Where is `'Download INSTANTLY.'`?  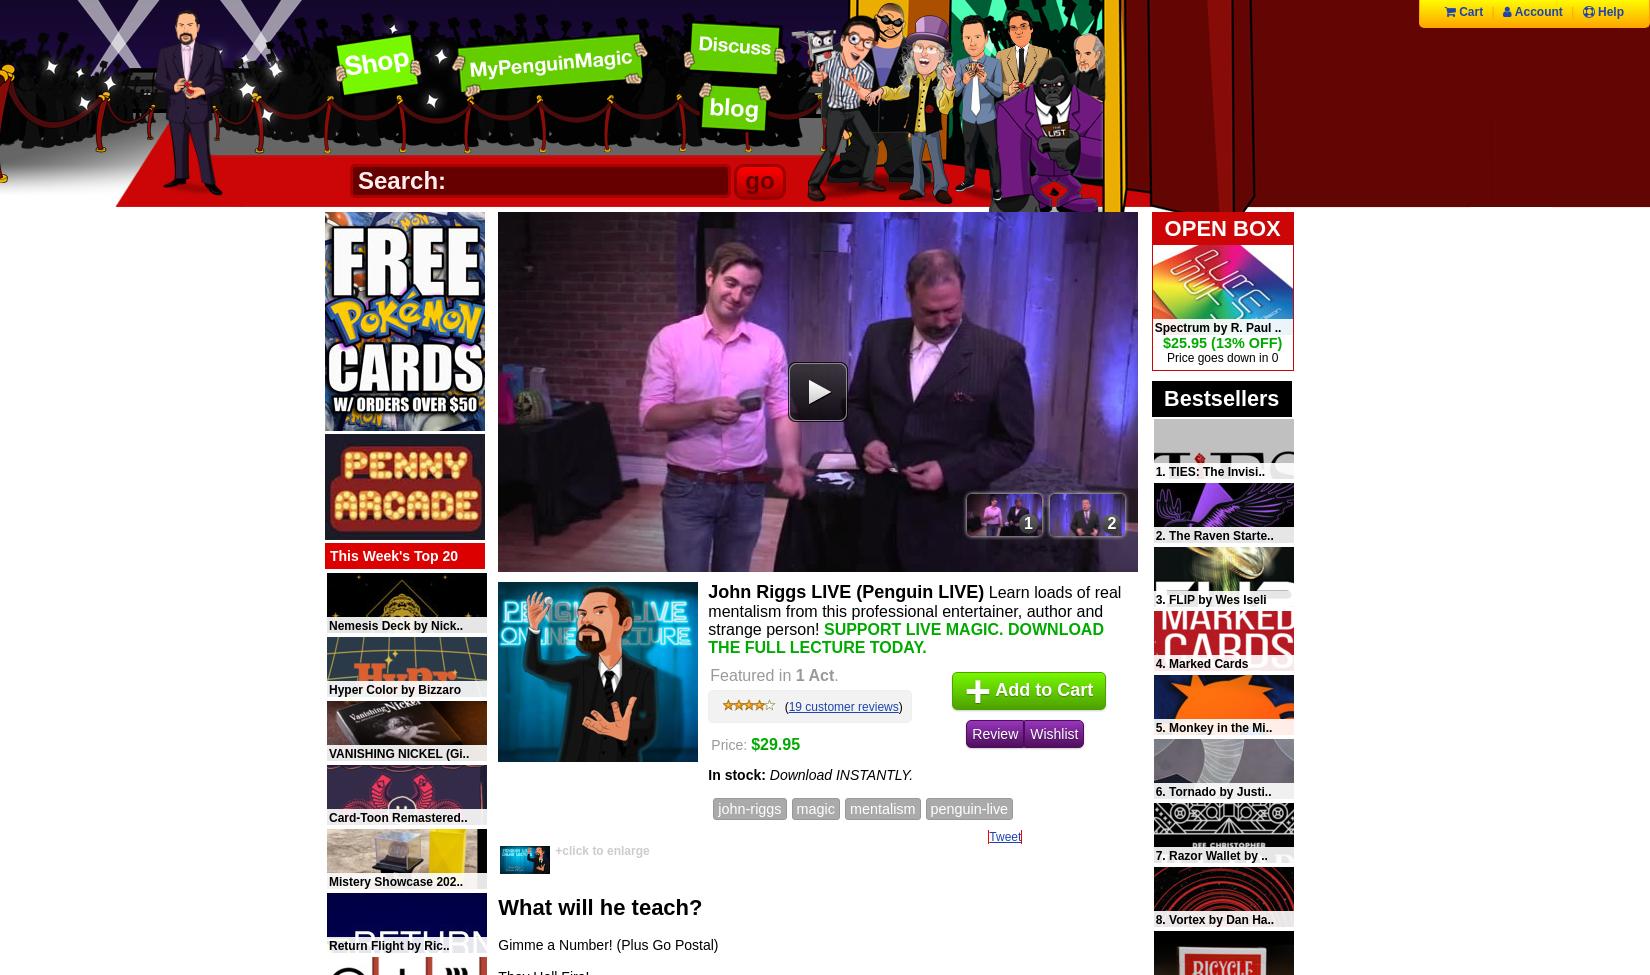
'Download INSTANTLY.' is located at coordinates (841, 774).